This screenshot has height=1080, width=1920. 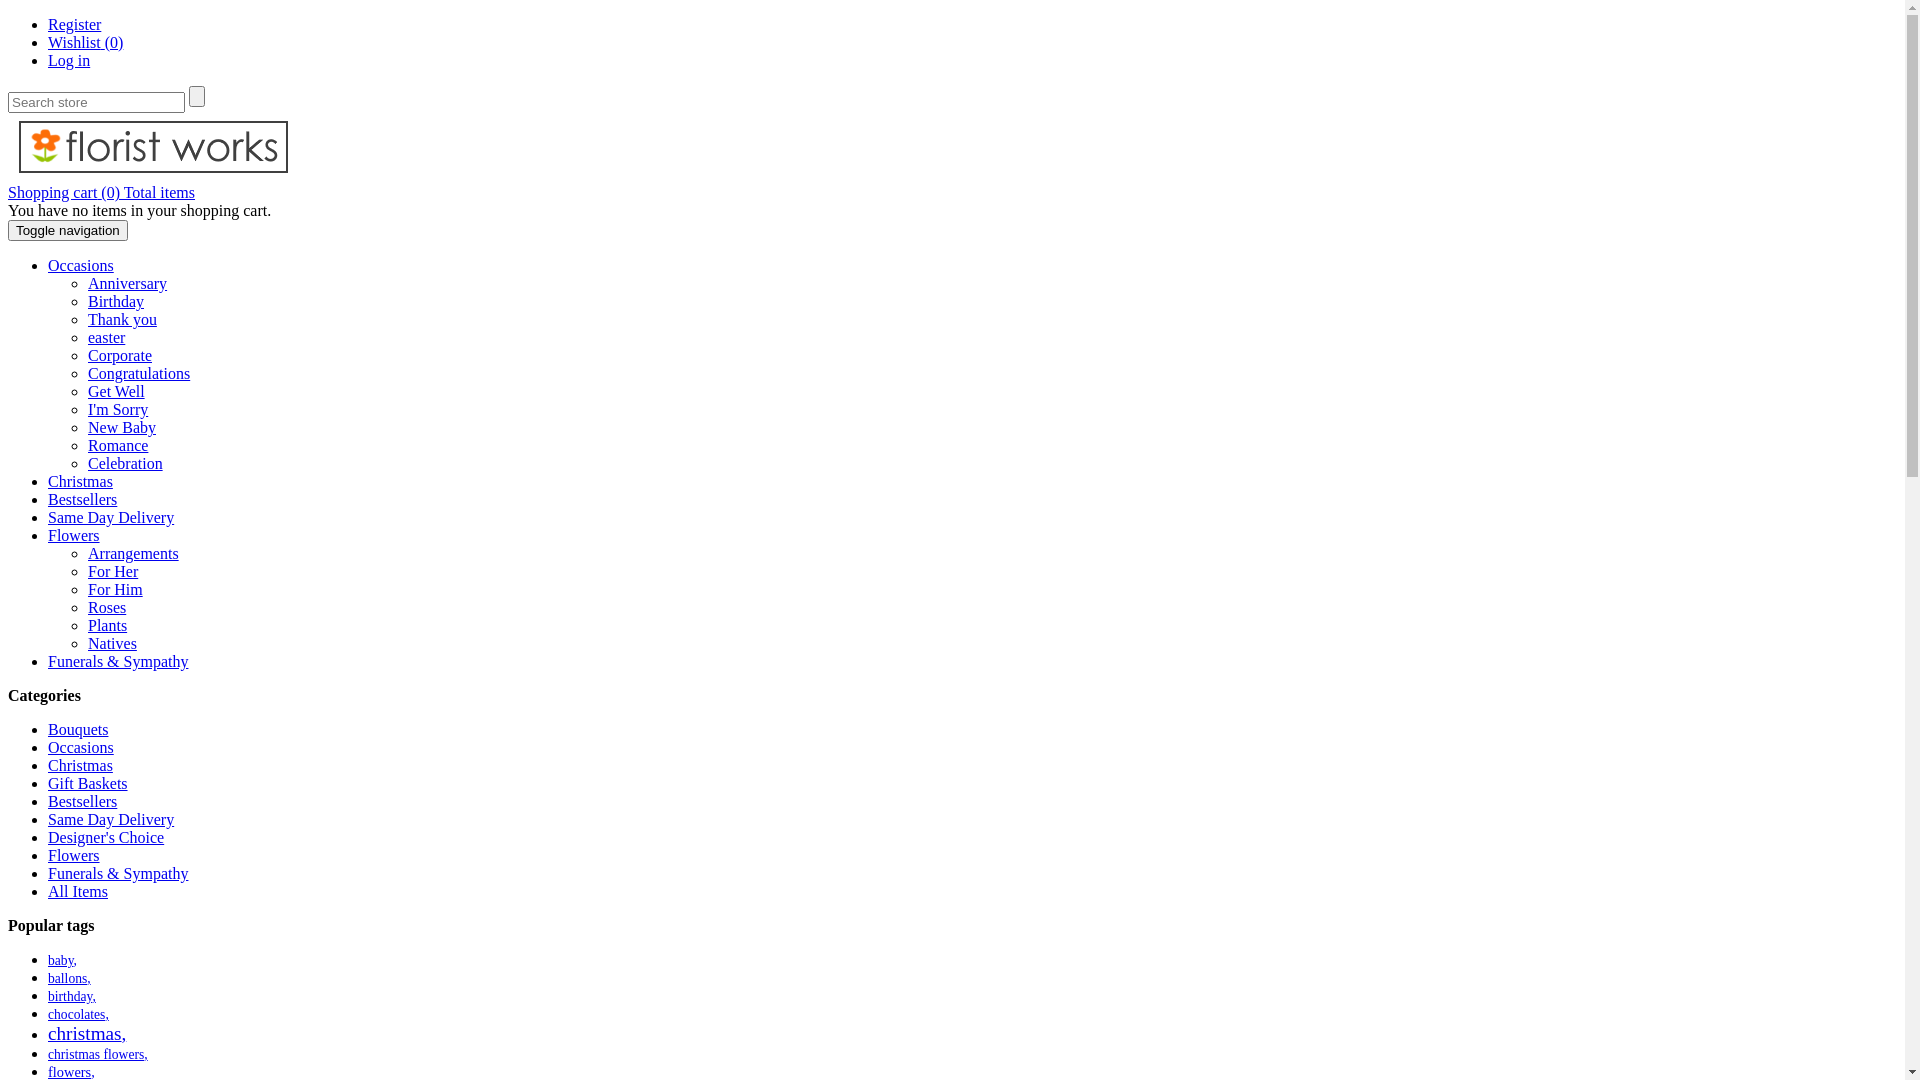 What do you see at coordinates (126, 283) in the screenshot?
I see `'Anniversary'` at bounding box center [126, 283].